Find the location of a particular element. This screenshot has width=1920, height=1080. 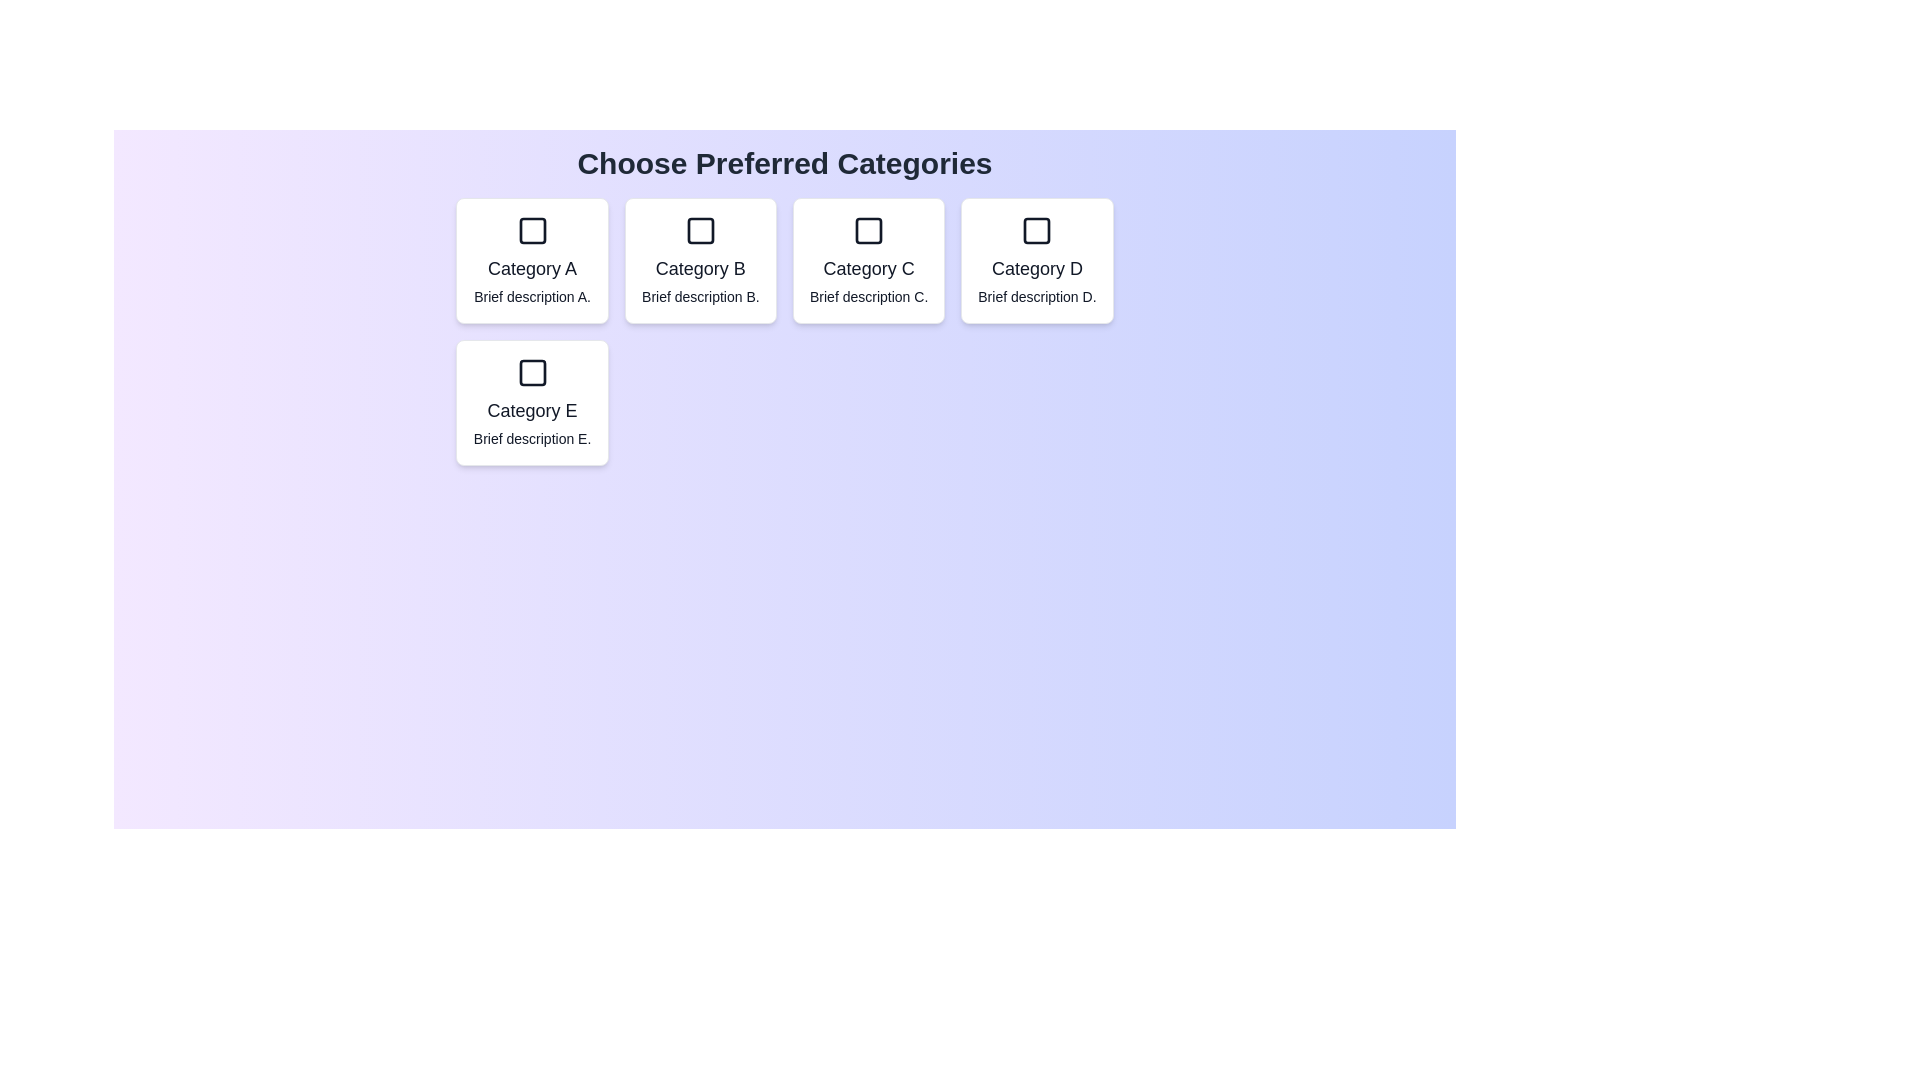

the header text 'Choose Preferred Categories' is located at coordinates (783, 163).